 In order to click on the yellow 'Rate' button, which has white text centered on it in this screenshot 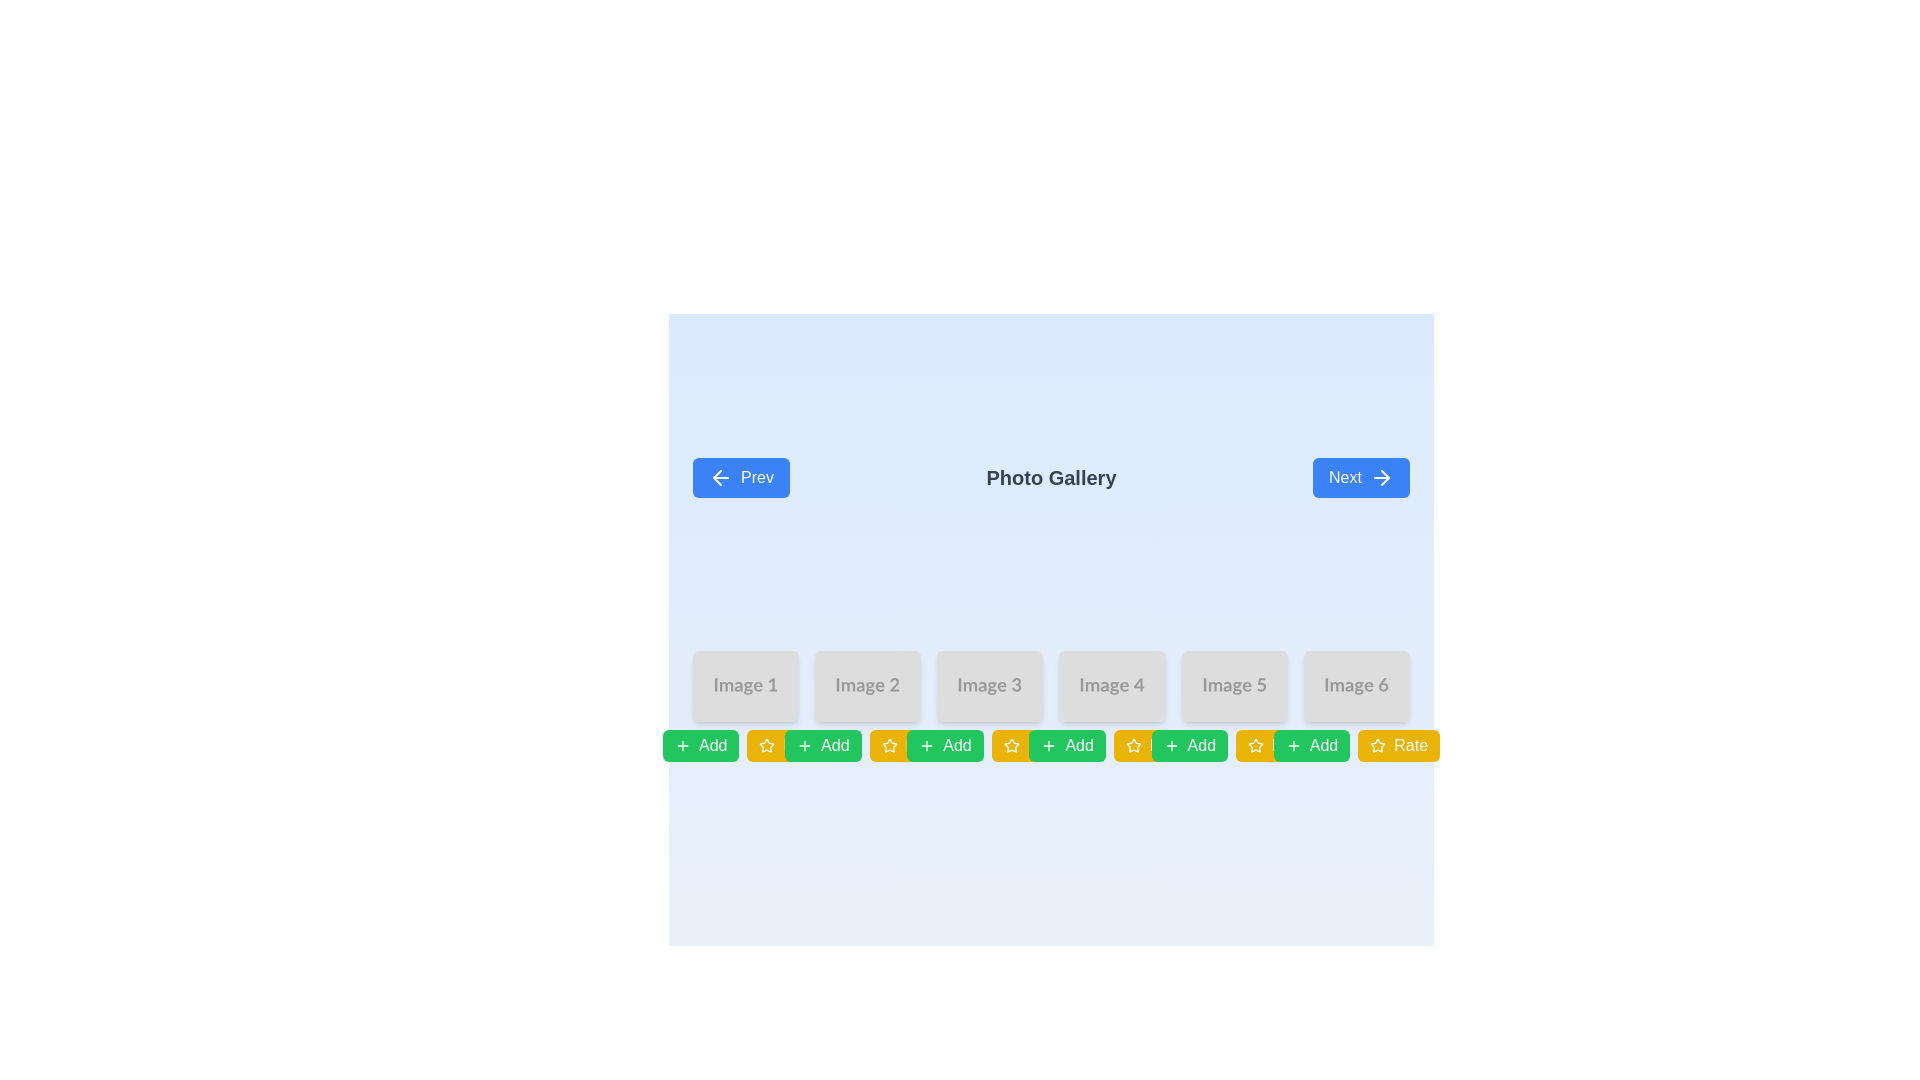, I will do `click(1111, 745)`.